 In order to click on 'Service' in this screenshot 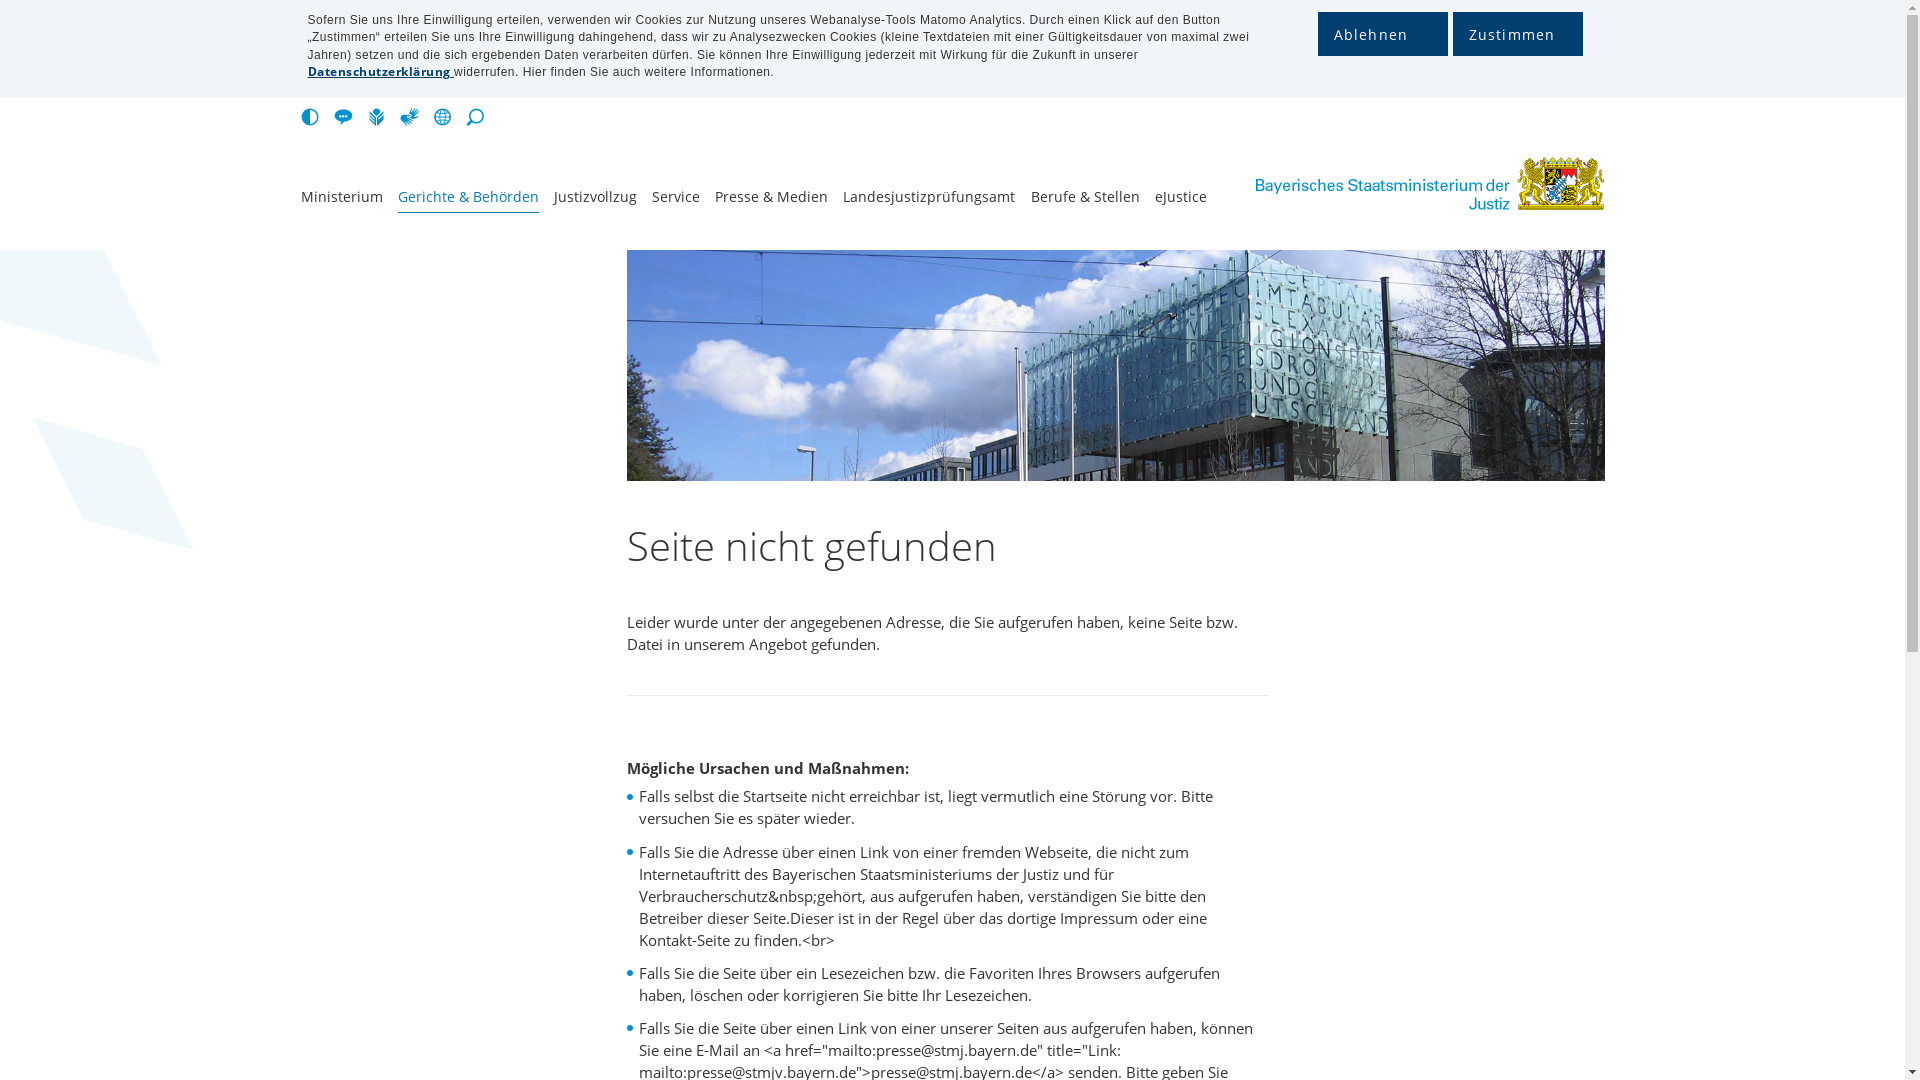, I will do `click(652, 200)`.